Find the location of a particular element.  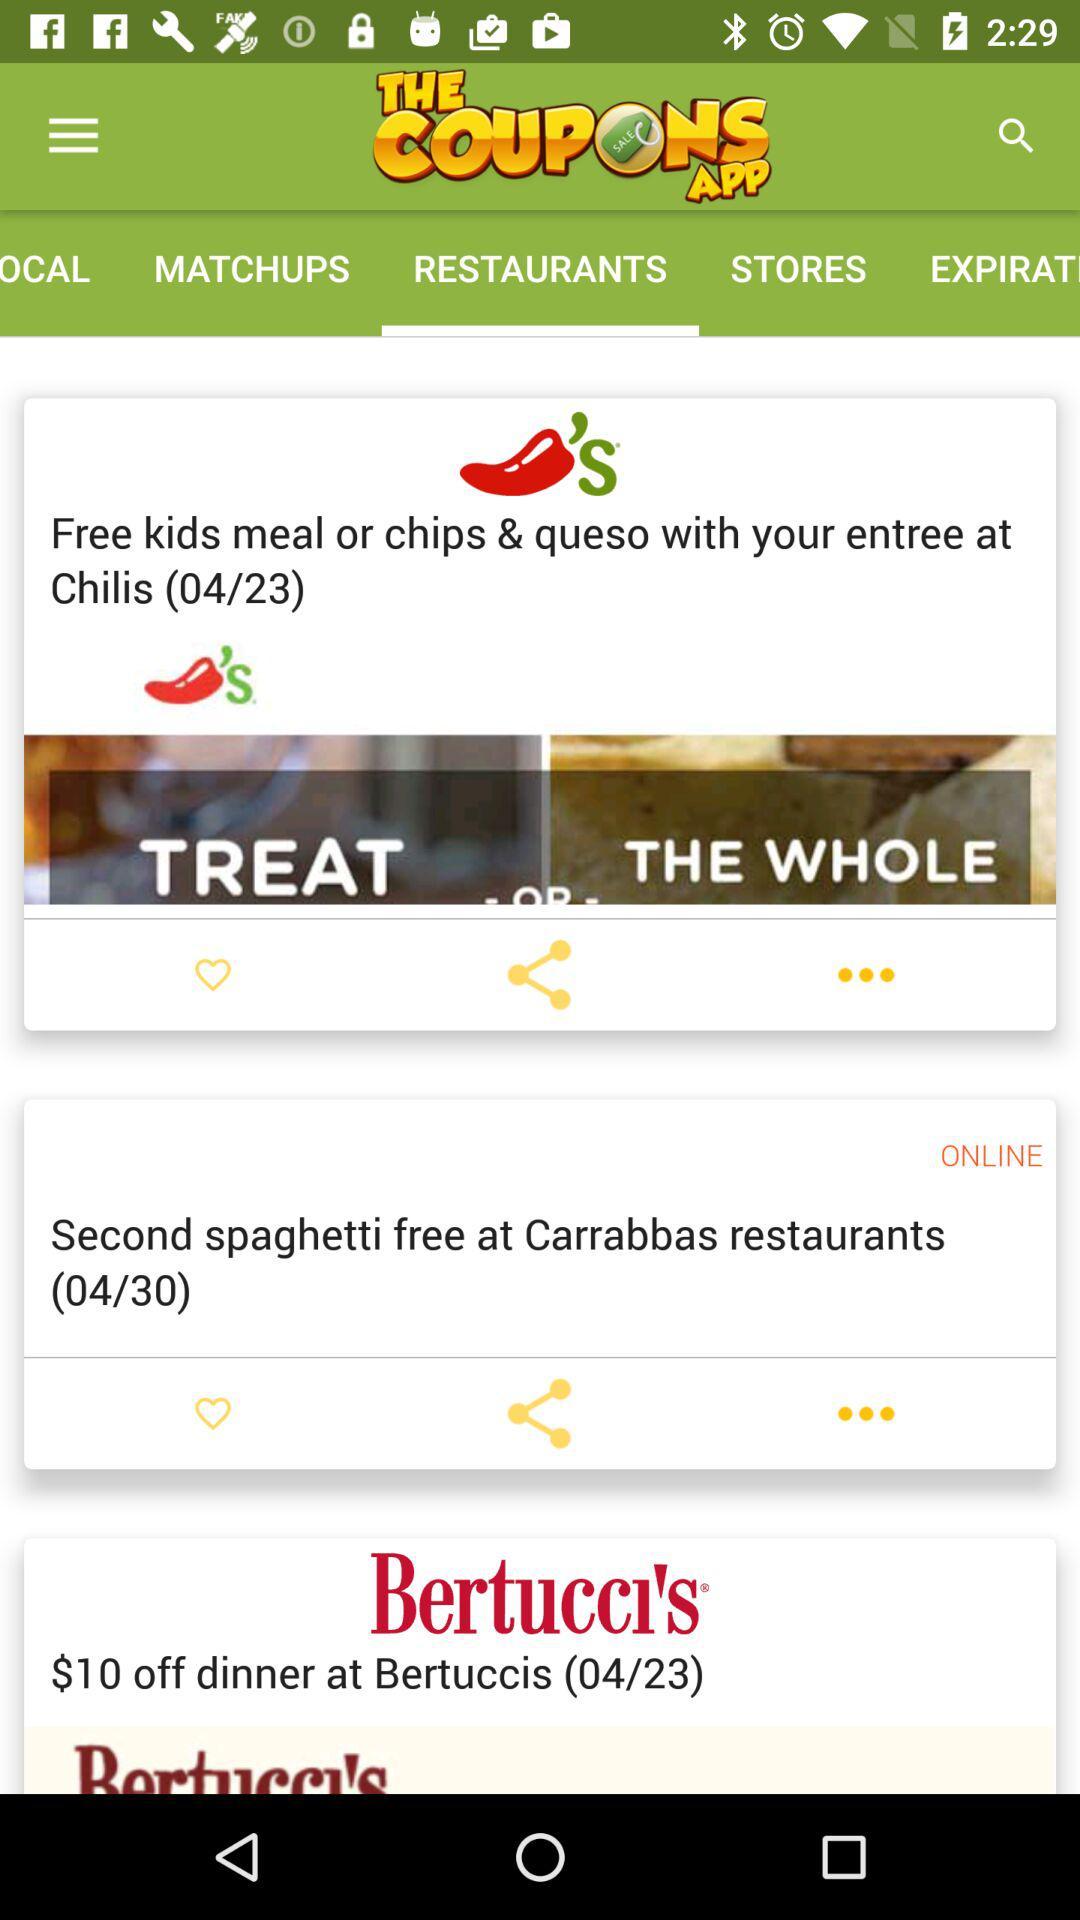

the item next to the stores icon is located at coordinates (1017, 135).